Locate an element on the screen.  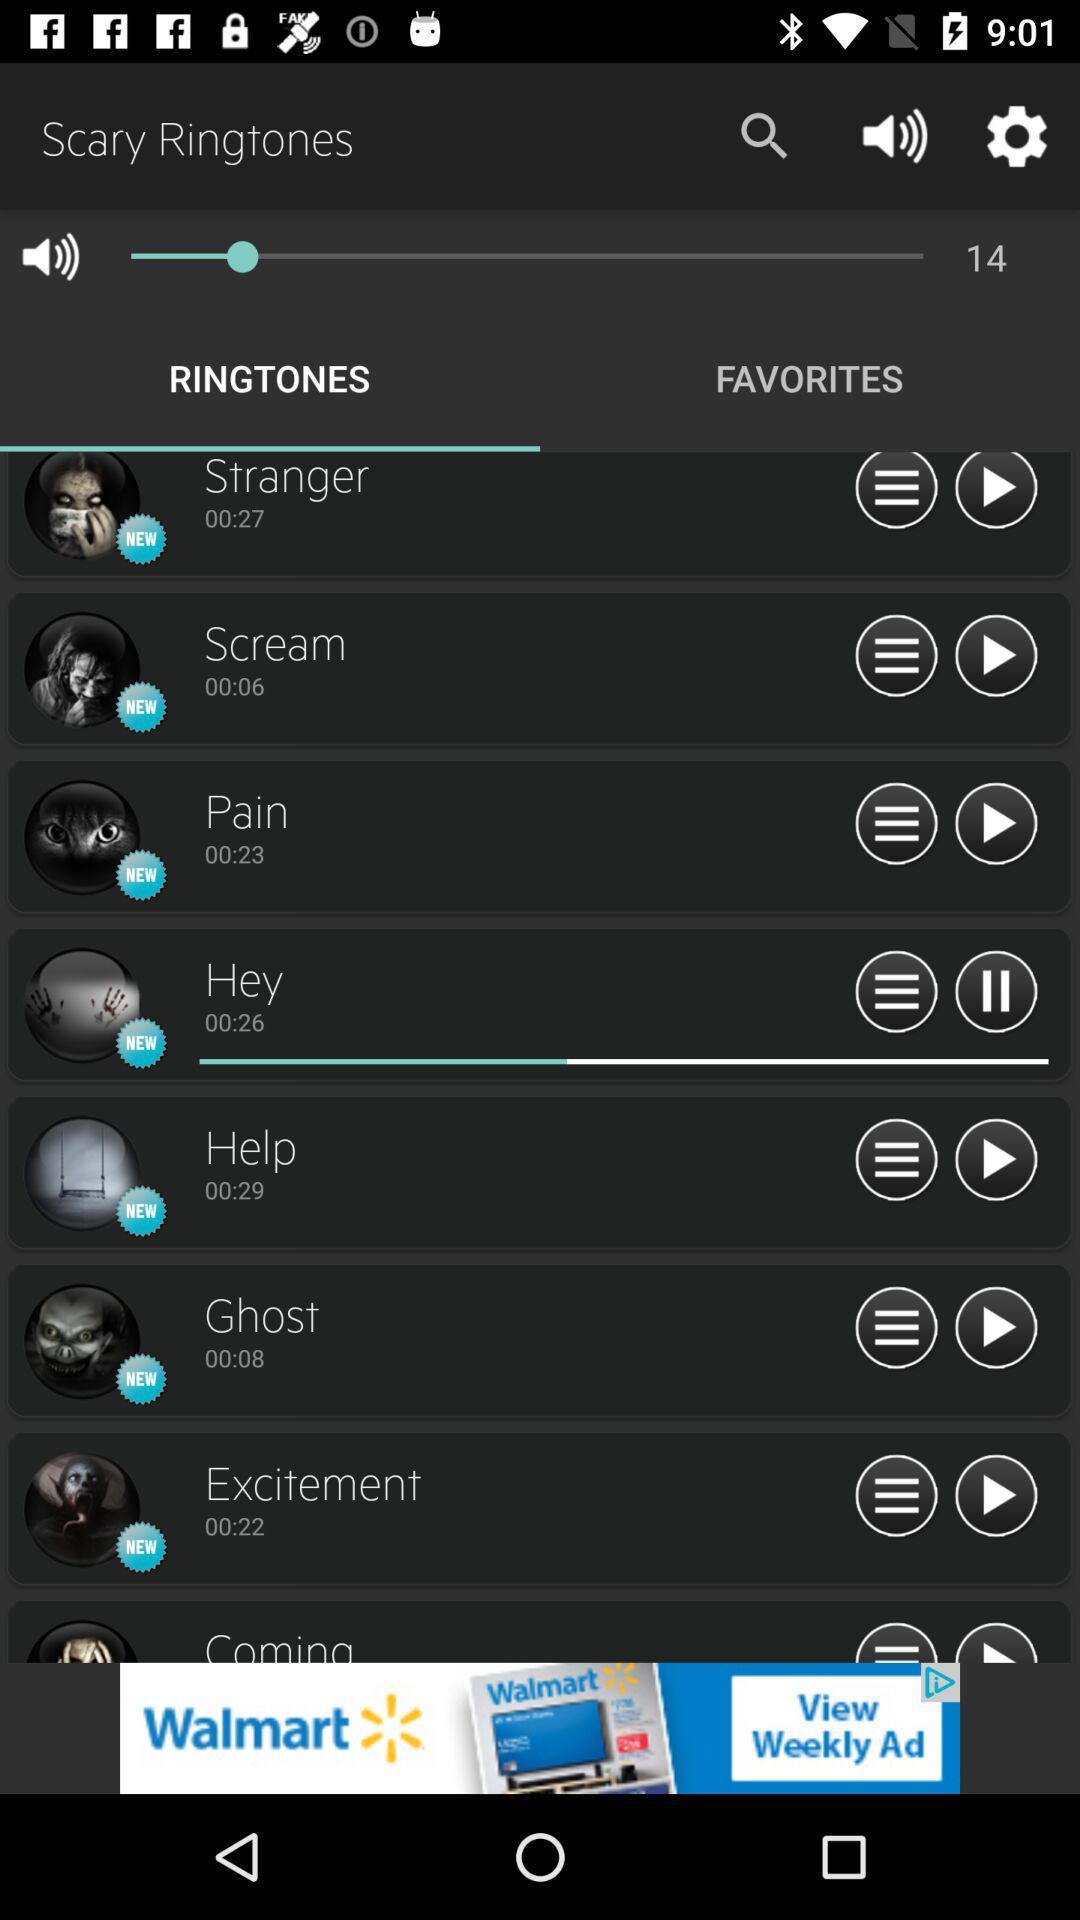
option is located at coordinates (995, 494).